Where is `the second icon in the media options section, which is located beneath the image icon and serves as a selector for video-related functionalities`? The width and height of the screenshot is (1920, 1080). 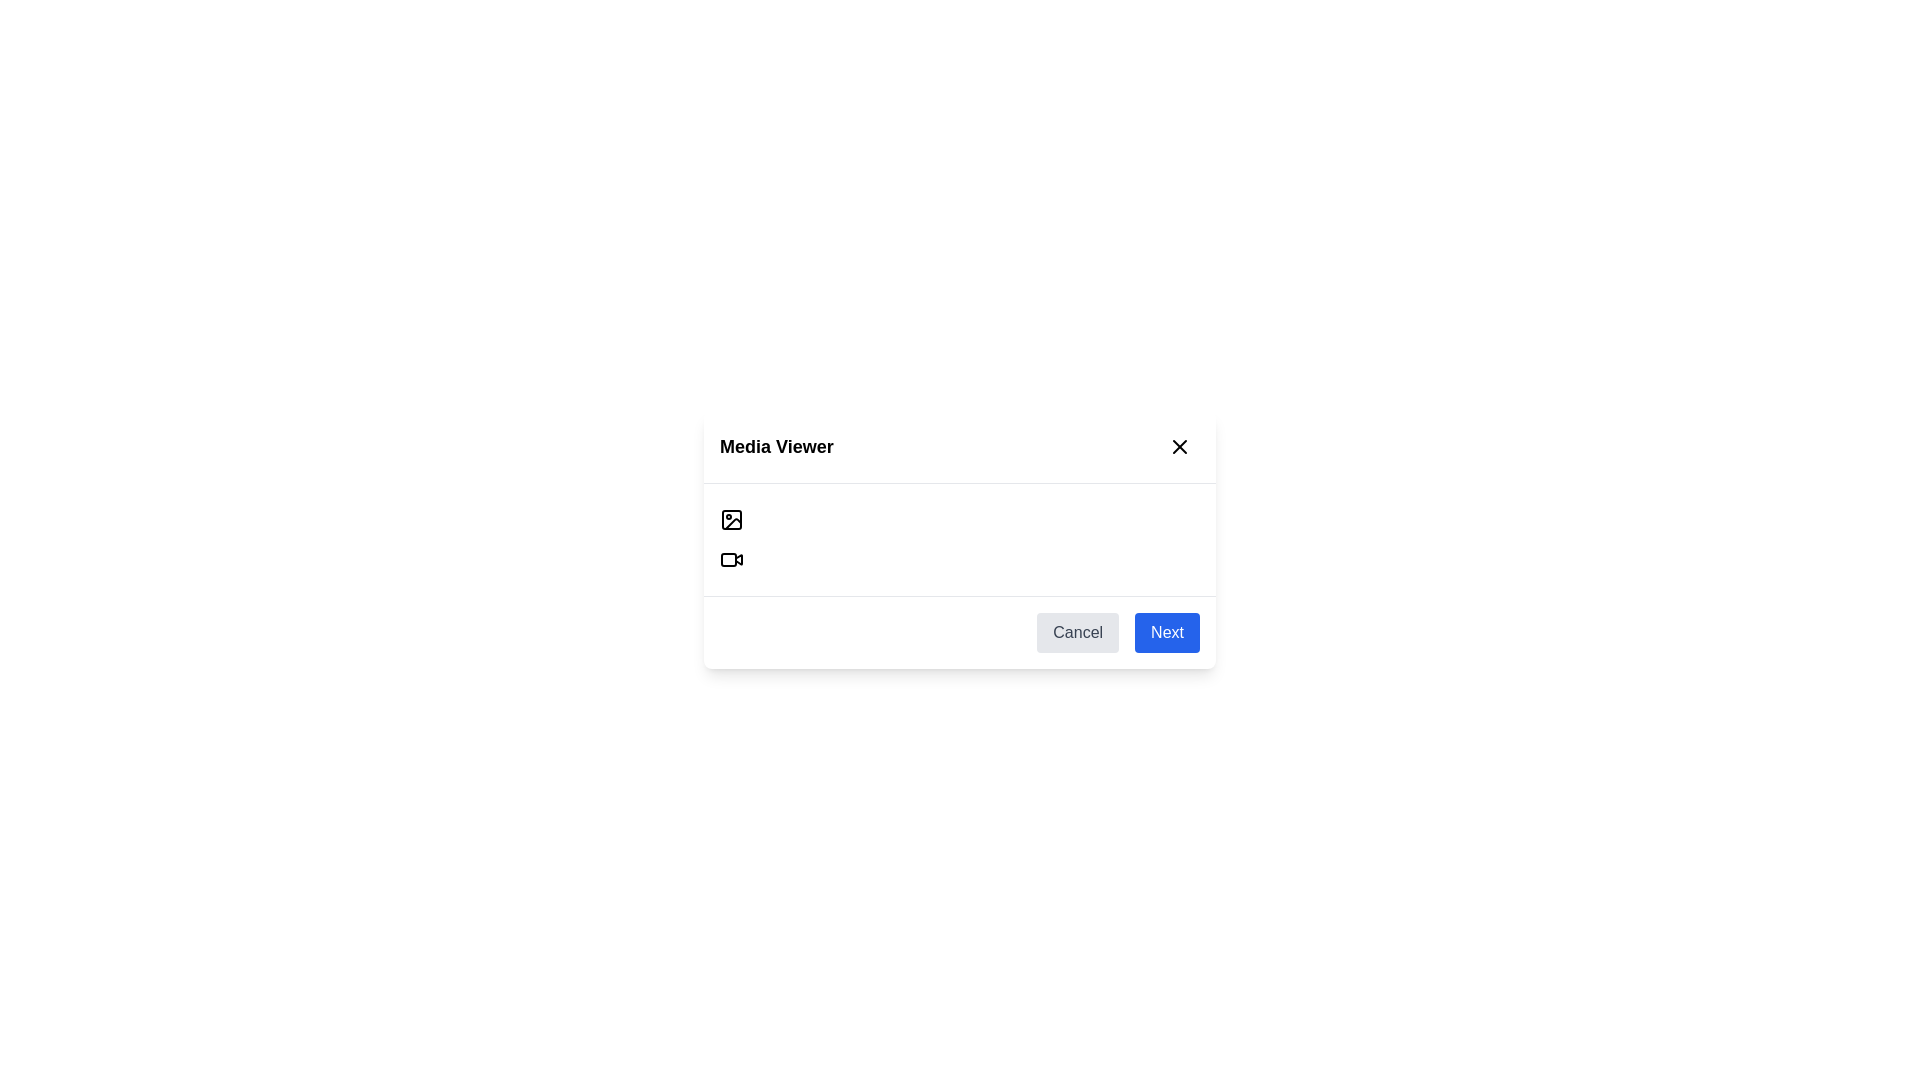 the second icon in the media options section, which is located beneath the image icon and serves as a selector for video-related functionalities is located at coordinates (730, 559).